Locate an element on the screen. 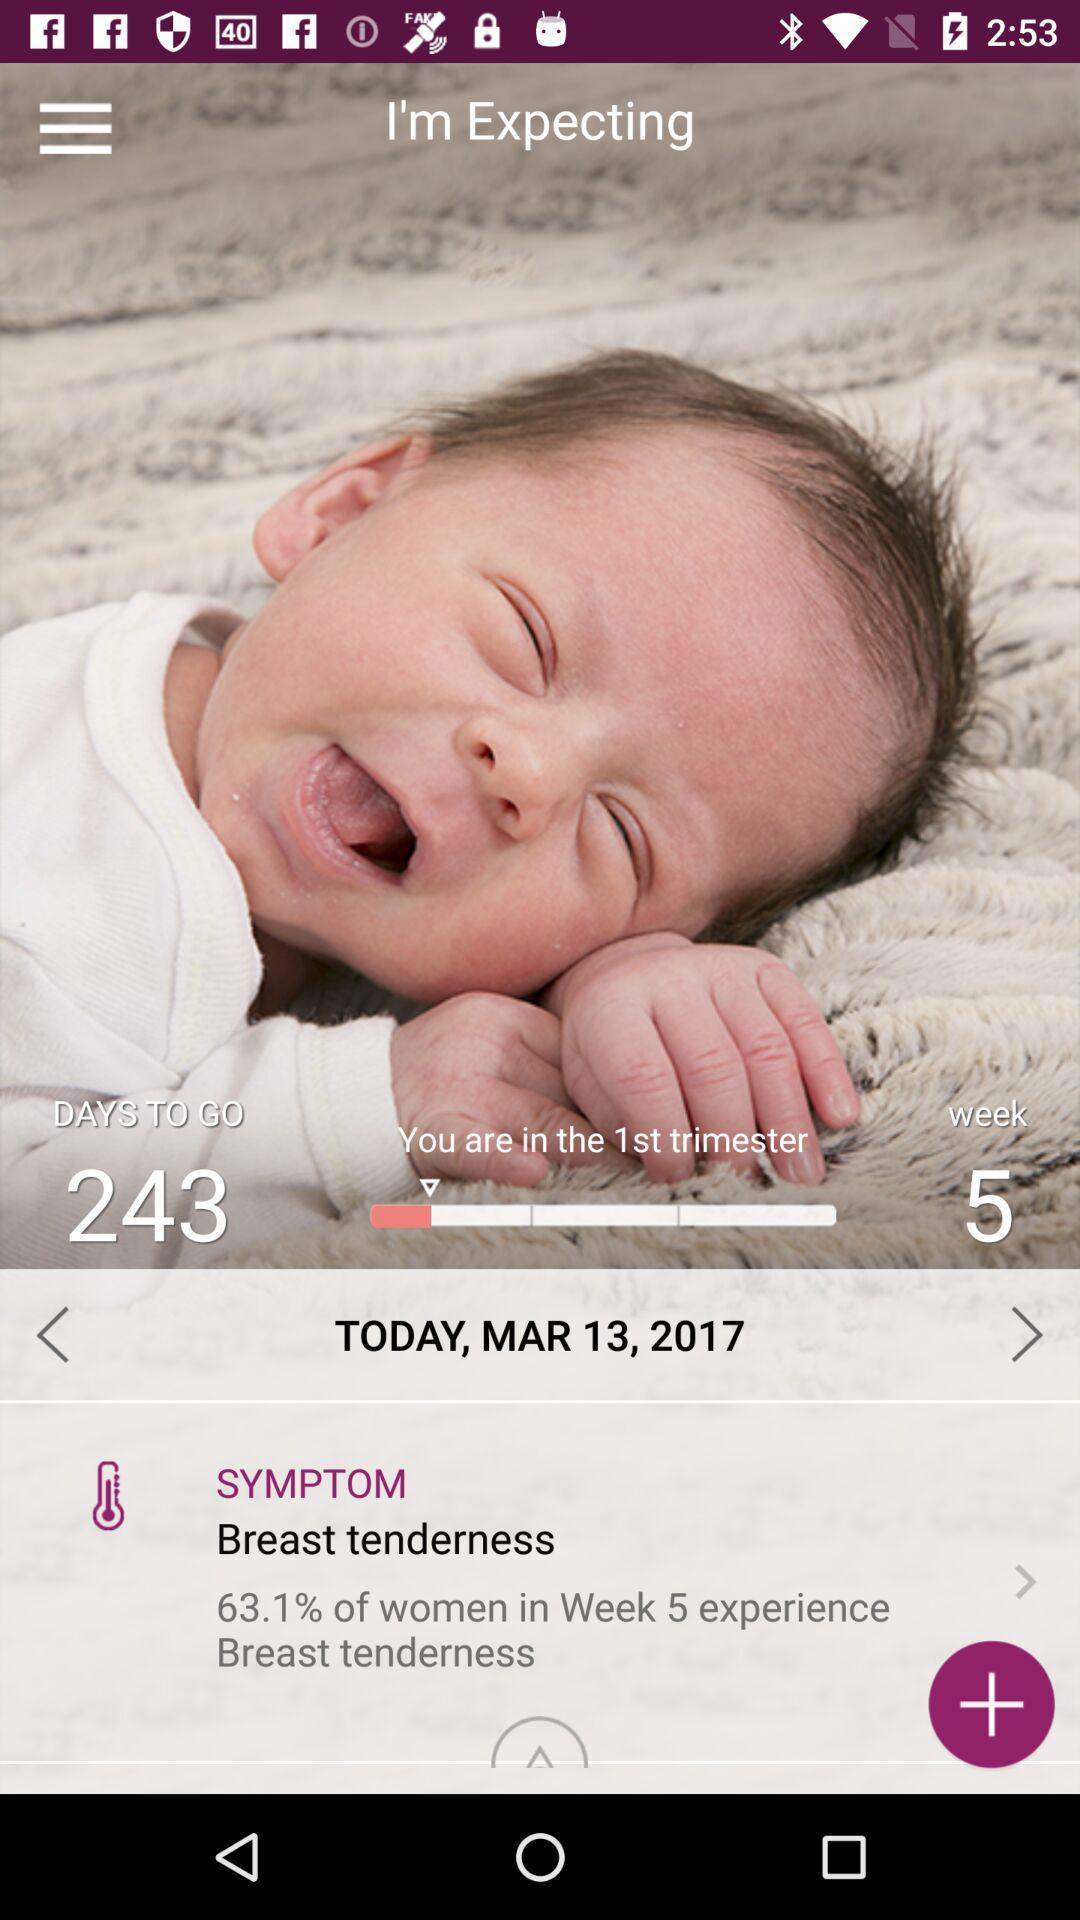 This screenshot has width=1080, height=1920. icon above 63 1 of item is located at coordinates (108, 1495).